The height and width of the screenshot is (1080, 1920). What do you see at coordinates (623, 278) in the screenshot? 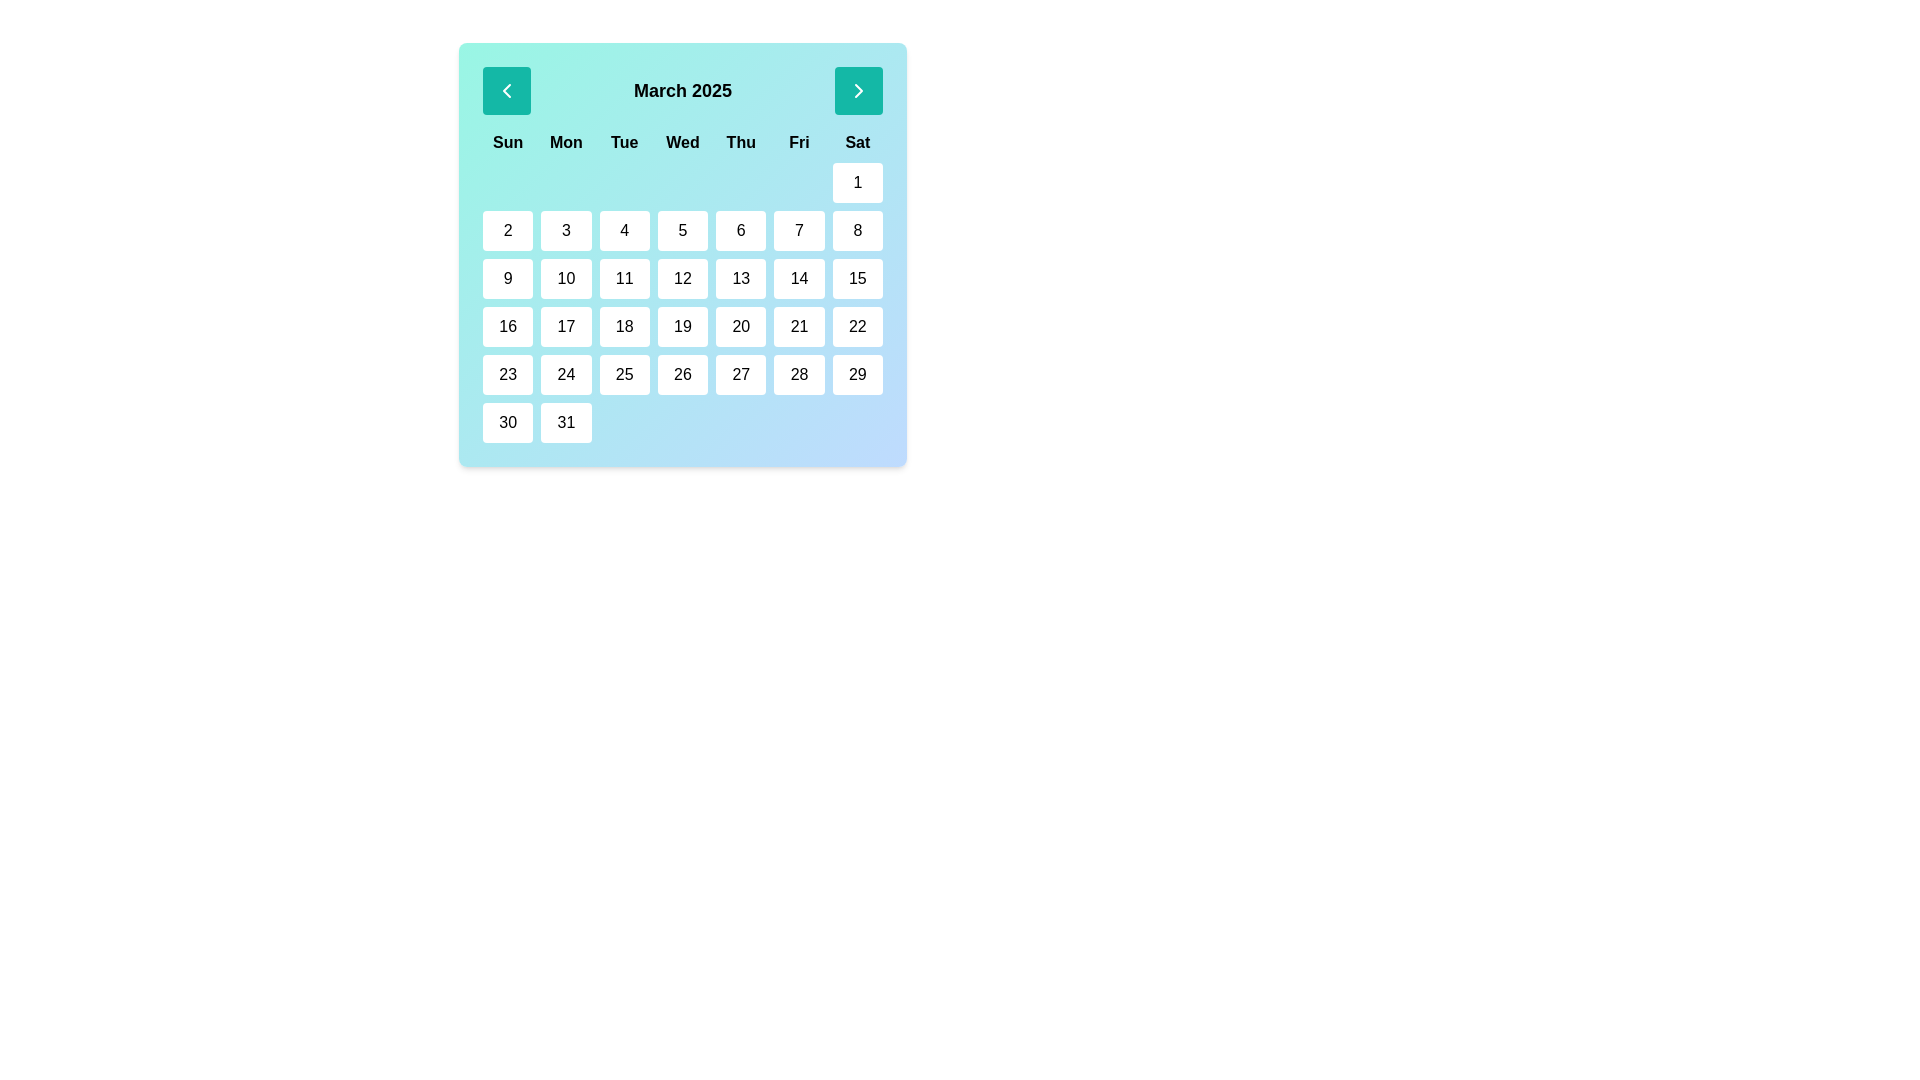
I see `the square button labeled '11' in the fourth row and fifth cell of the calendar grid` at bounding box center [623, 278].